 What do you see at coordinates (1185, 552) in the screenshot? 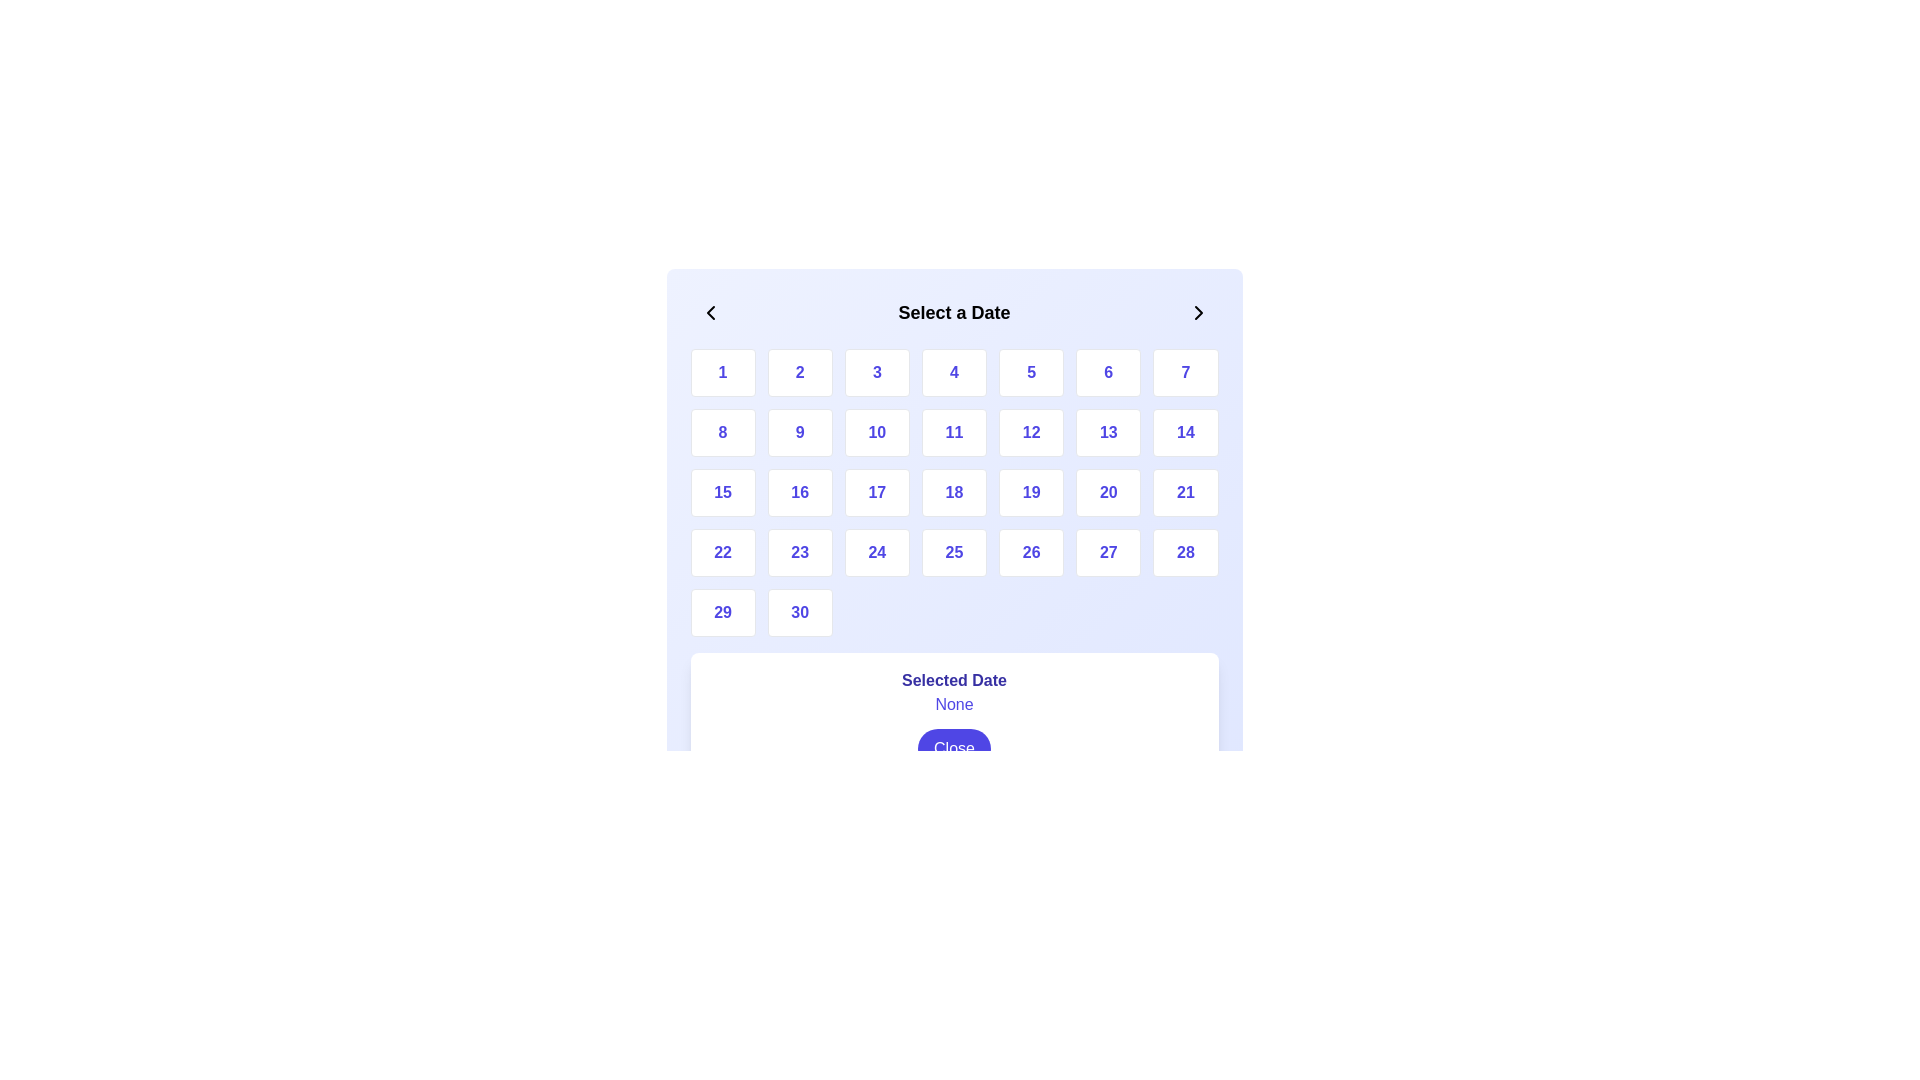
I see `the button labeled '28' with a bold indigo font in the bottom-right of the calendar grid` at bounding box center [1185, 552].